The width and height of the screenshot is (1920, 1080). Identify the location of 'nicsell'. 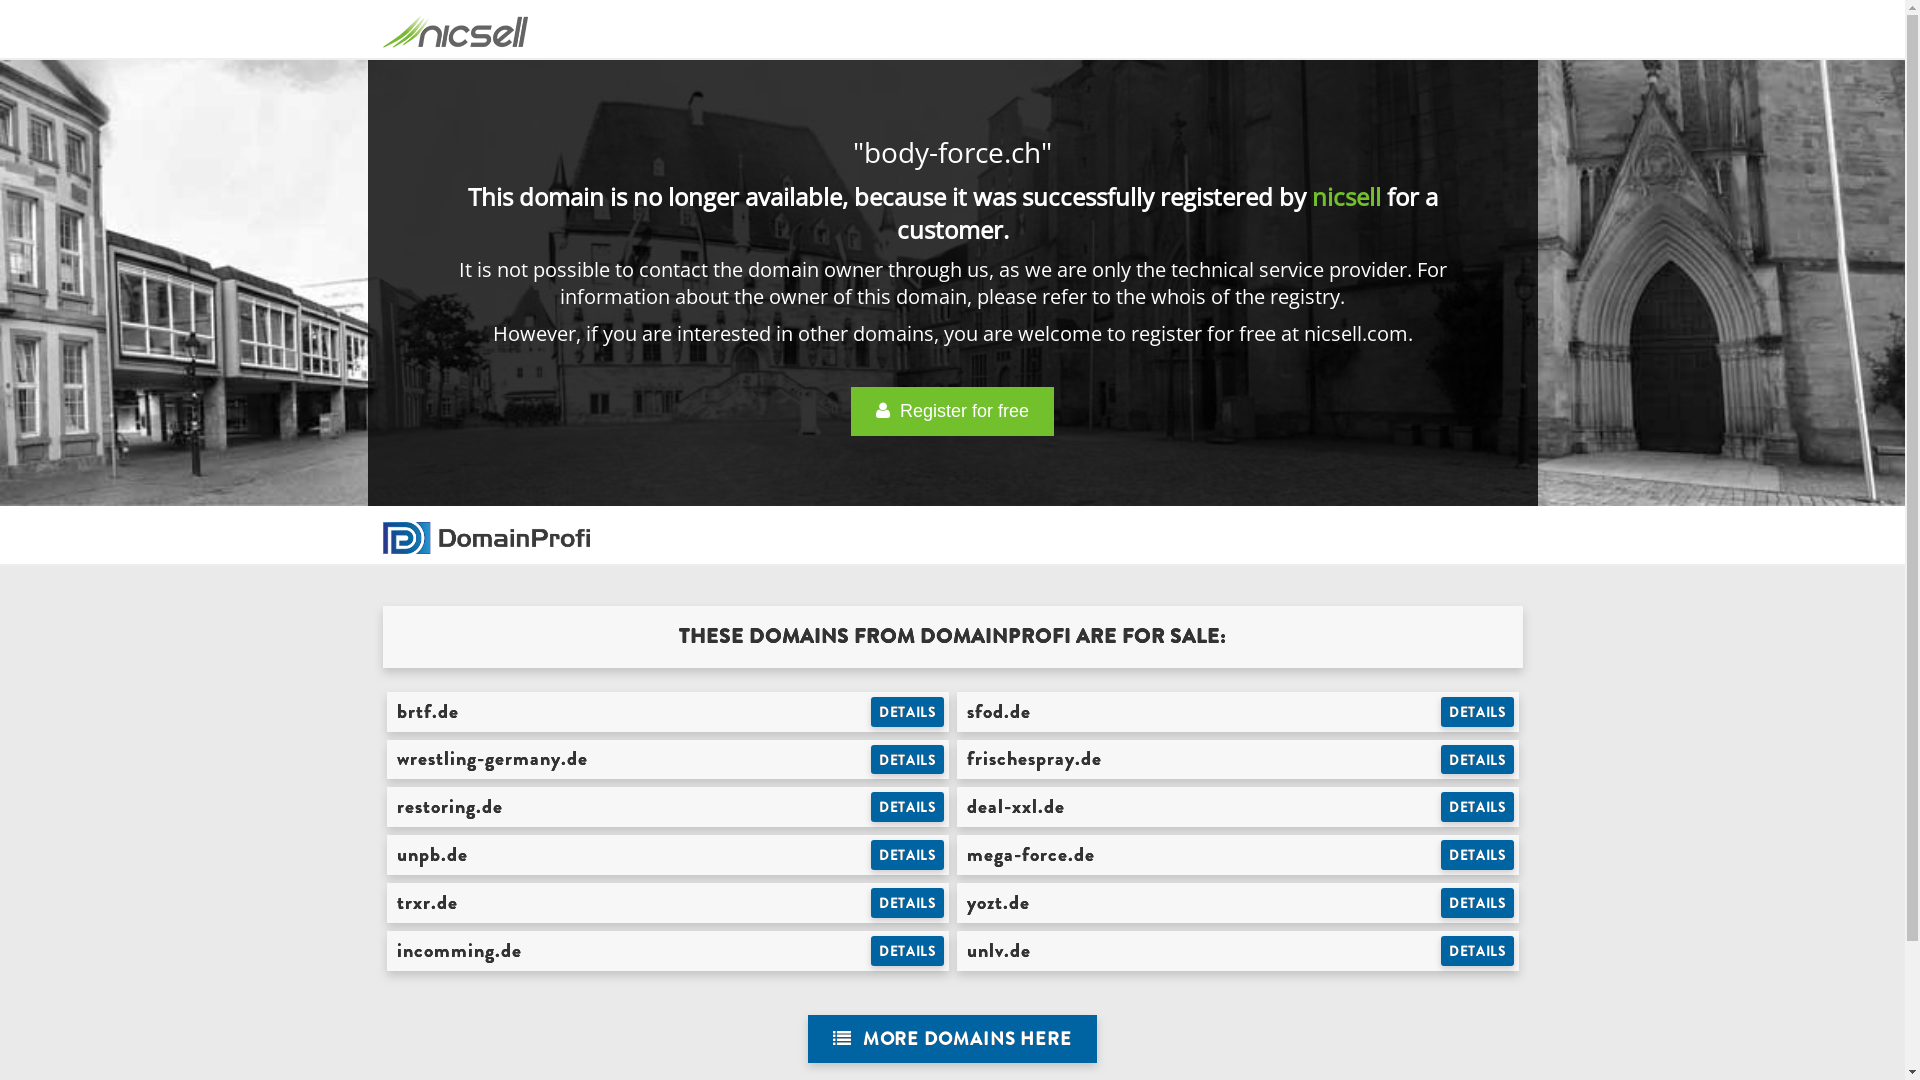
(1346, 196).